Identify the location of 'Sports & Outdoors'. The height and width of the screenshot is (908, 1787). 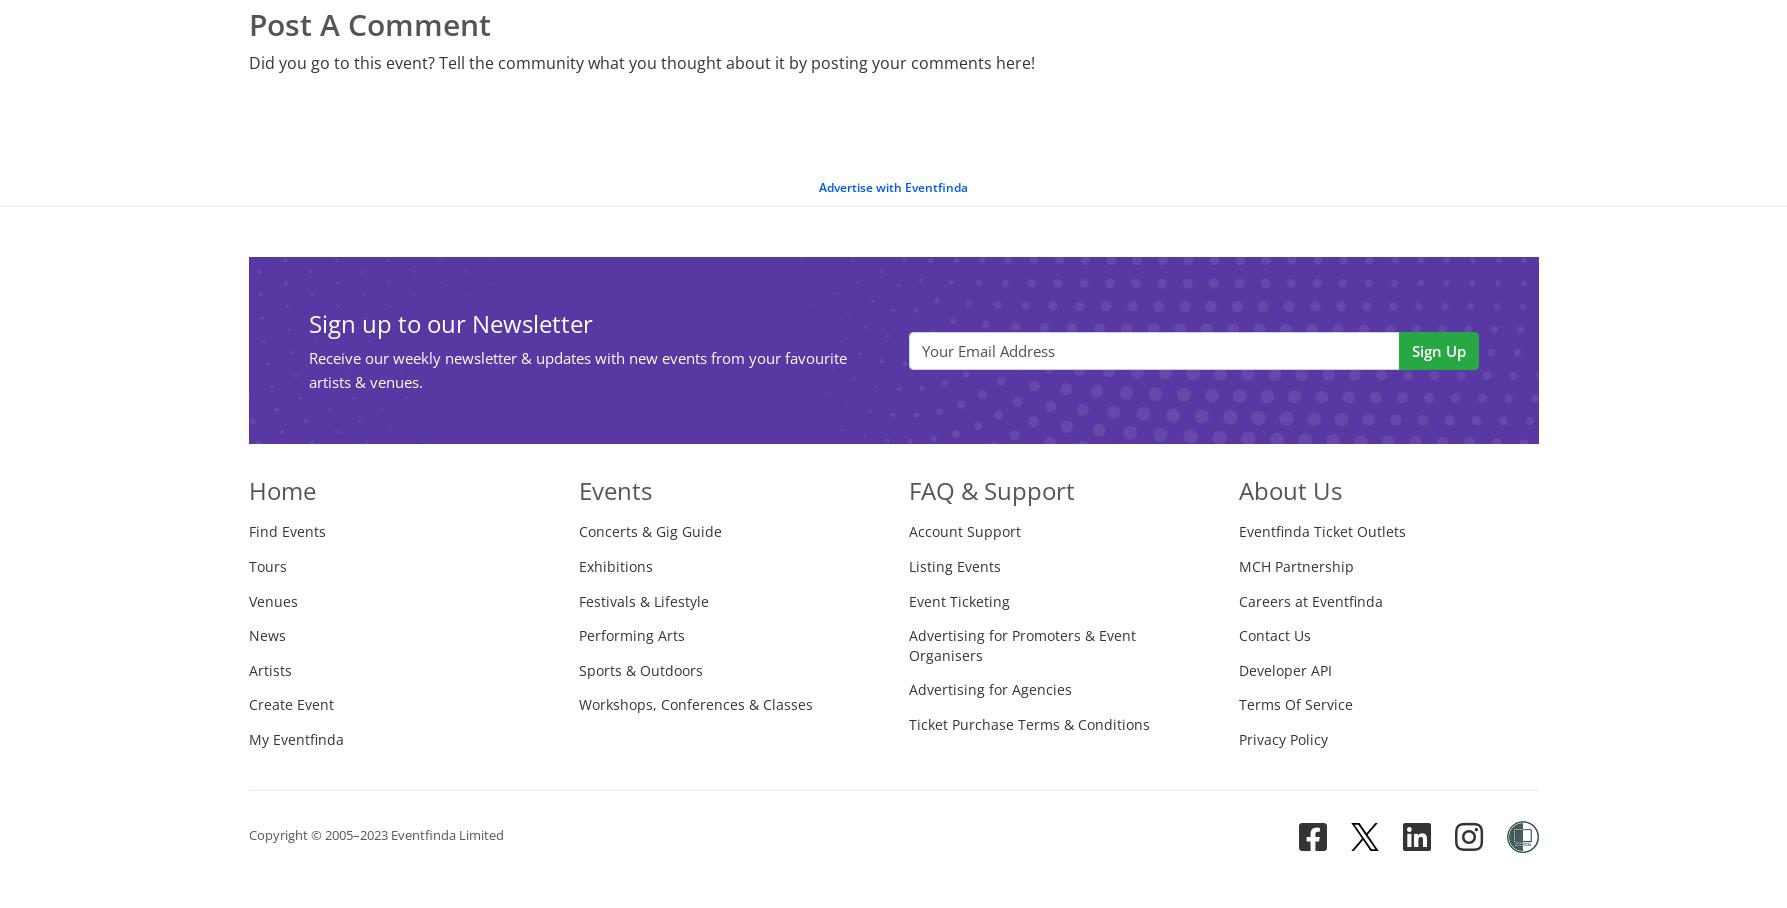
(638, 669).